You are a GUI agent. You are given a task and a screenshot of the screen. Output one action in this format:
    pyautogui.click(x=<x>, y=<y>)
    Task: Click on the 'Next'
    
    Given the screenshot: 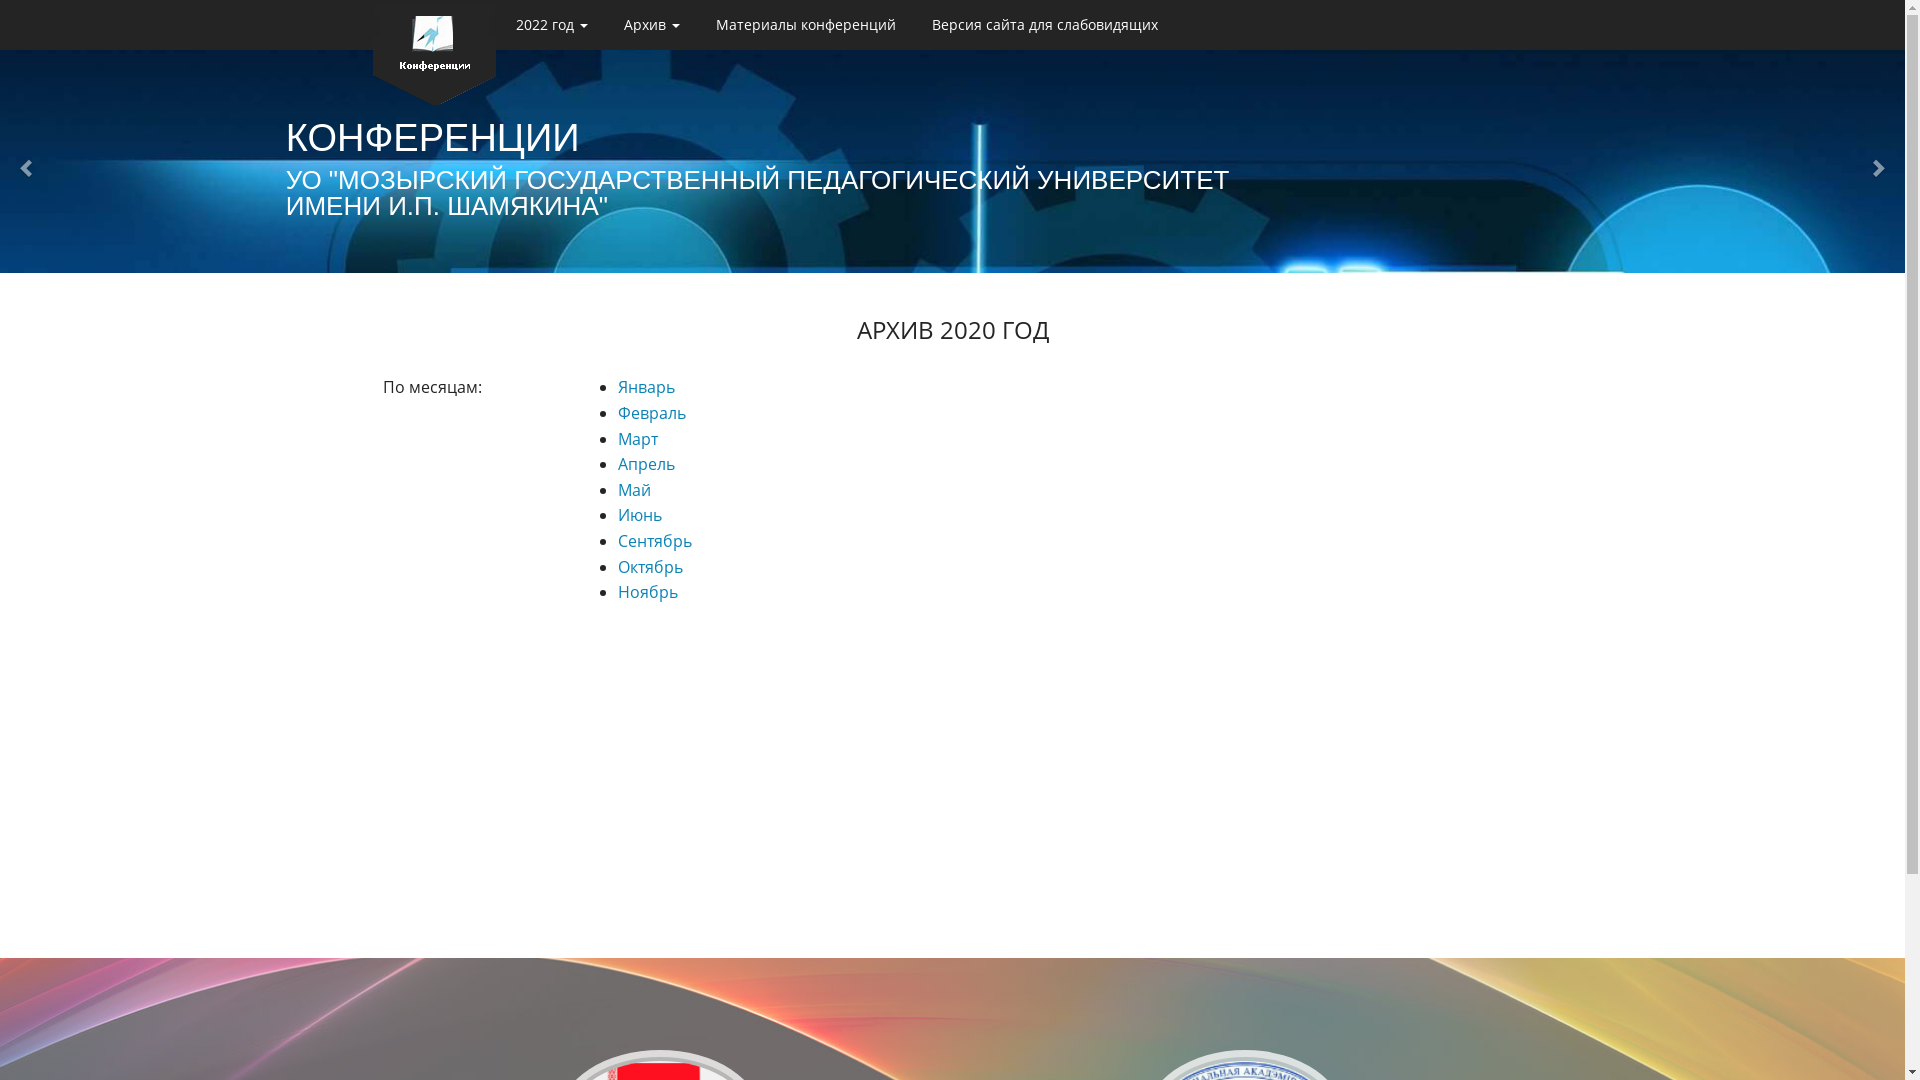 What is the action you would take?
    pyautogui.click(x=1881, y=166)
    